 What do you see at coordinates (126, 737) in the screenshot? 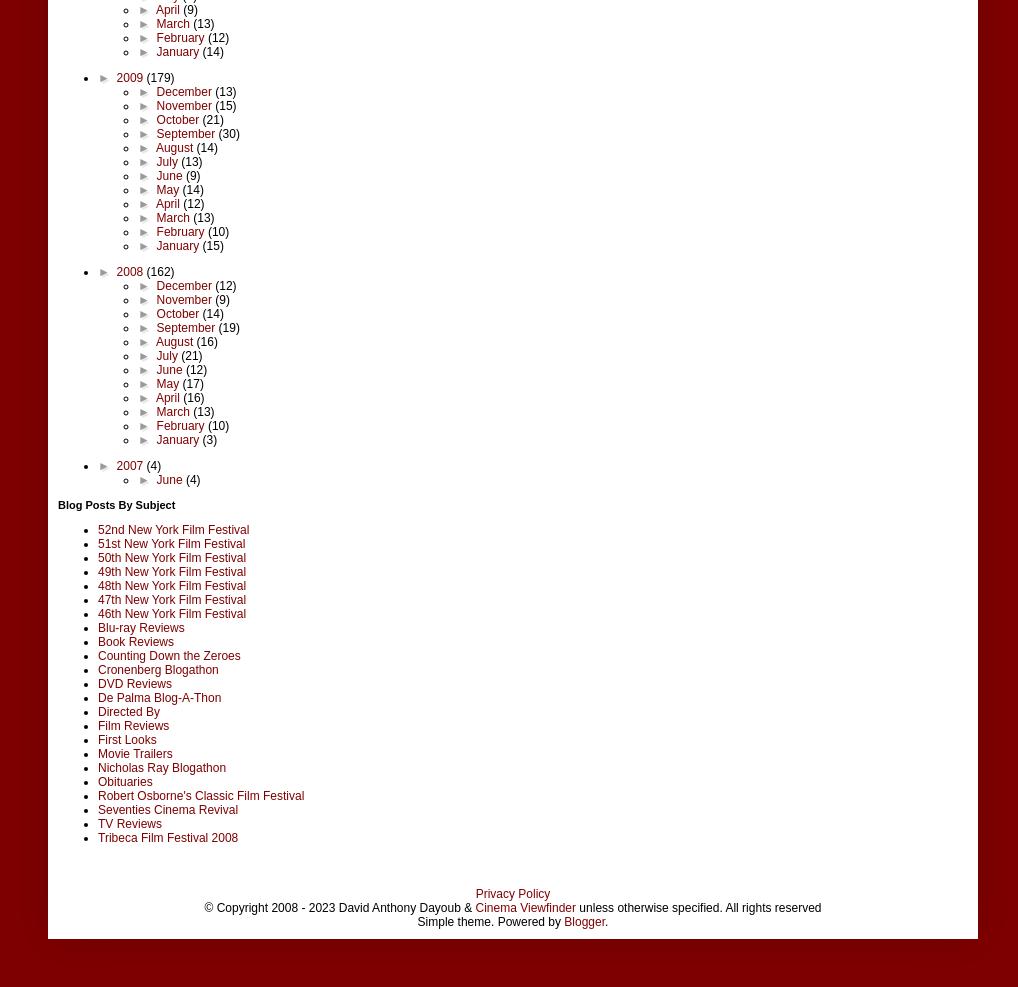
I see `'First Looks'` at bounding box center [126, 737].